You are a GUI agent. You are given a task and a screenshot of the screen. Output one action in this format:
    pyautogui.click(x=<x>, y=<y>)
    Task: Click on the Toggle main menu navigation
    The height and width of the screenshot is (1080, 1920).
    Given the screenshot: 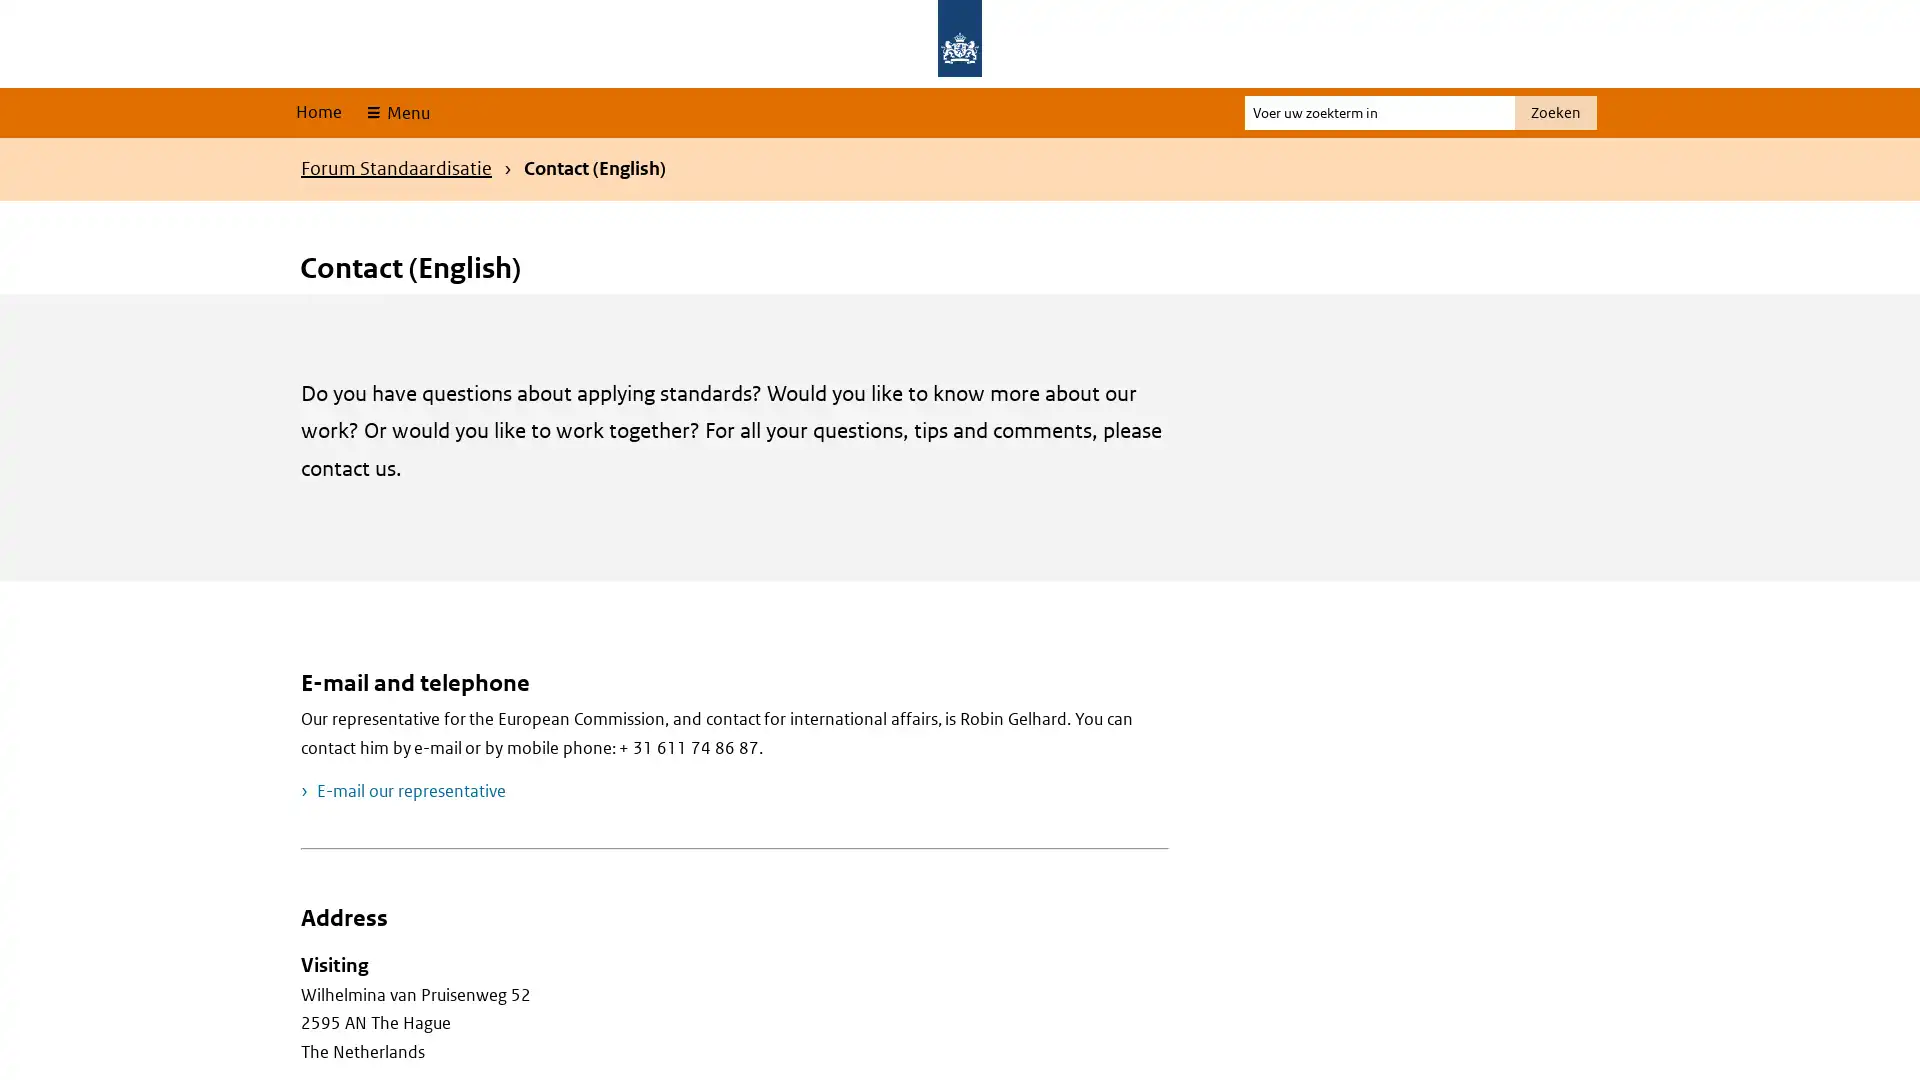 What is the action you would take?
    pyautogui.click(x=396, y=112)
    